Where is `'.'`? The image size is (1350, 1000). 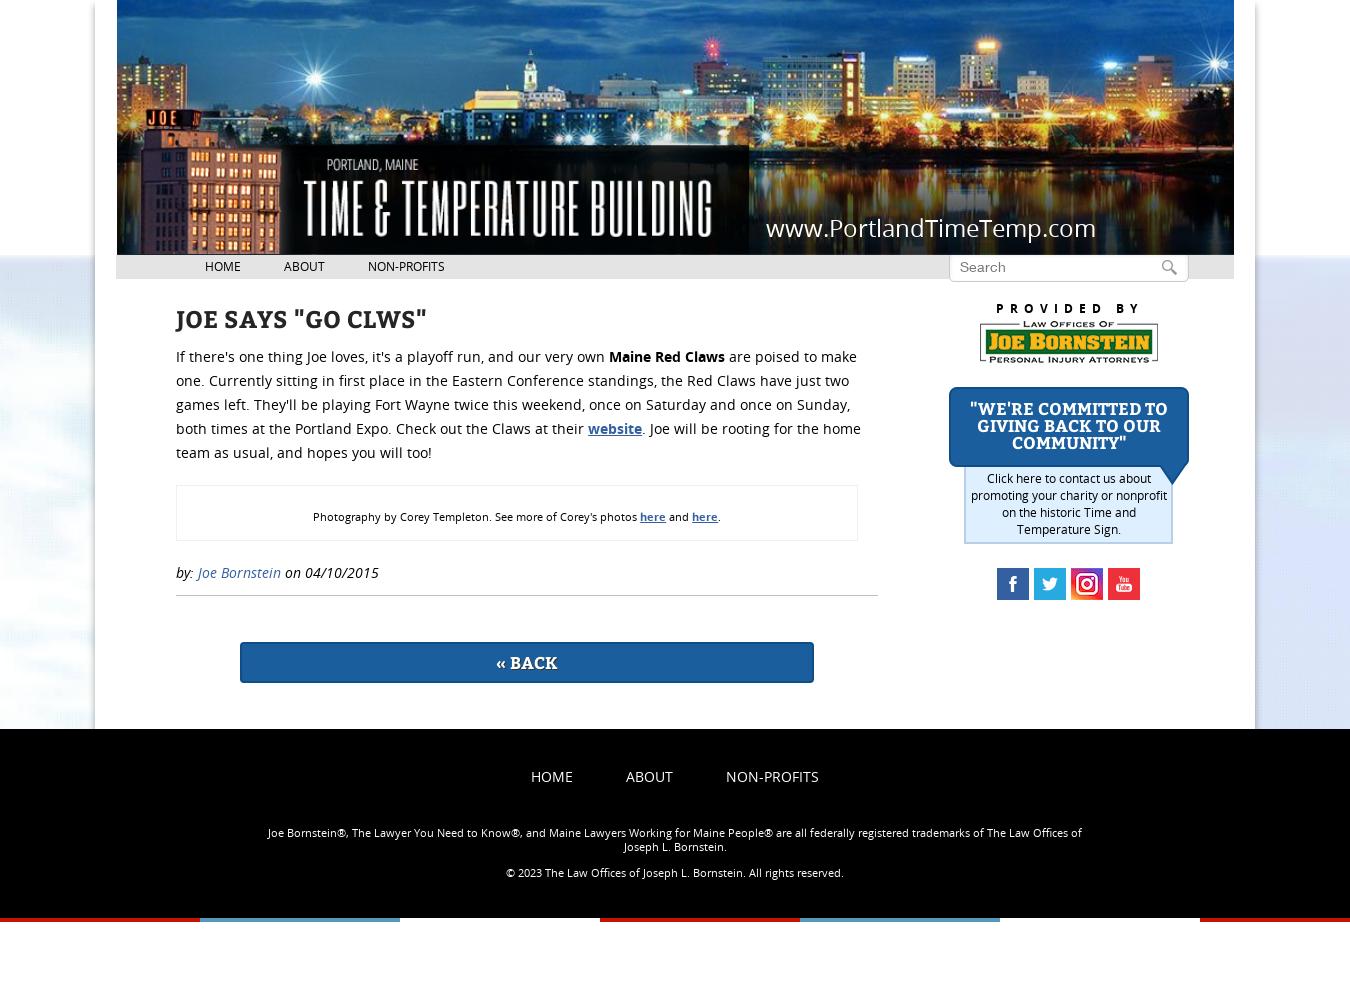
'.' is located at coordinates (718, 516).